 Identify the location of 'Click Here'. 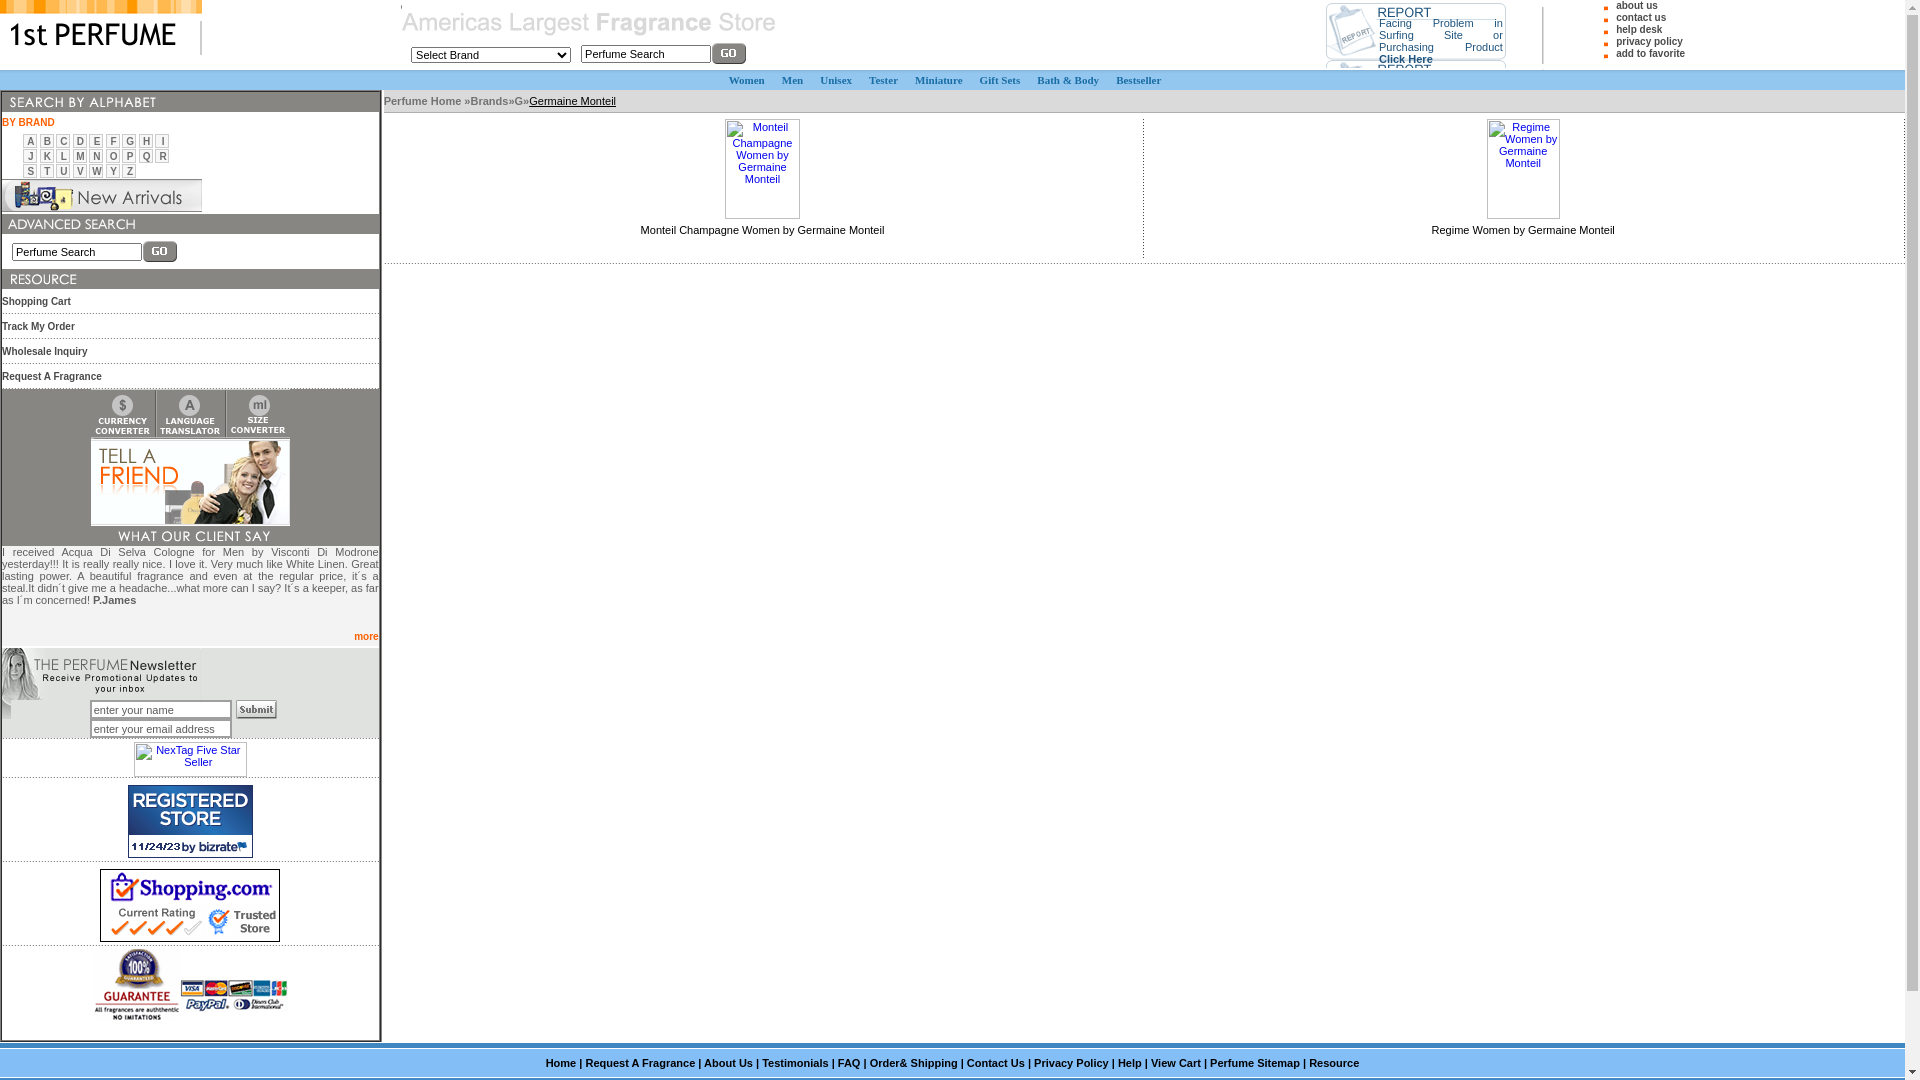
(1405, 56).